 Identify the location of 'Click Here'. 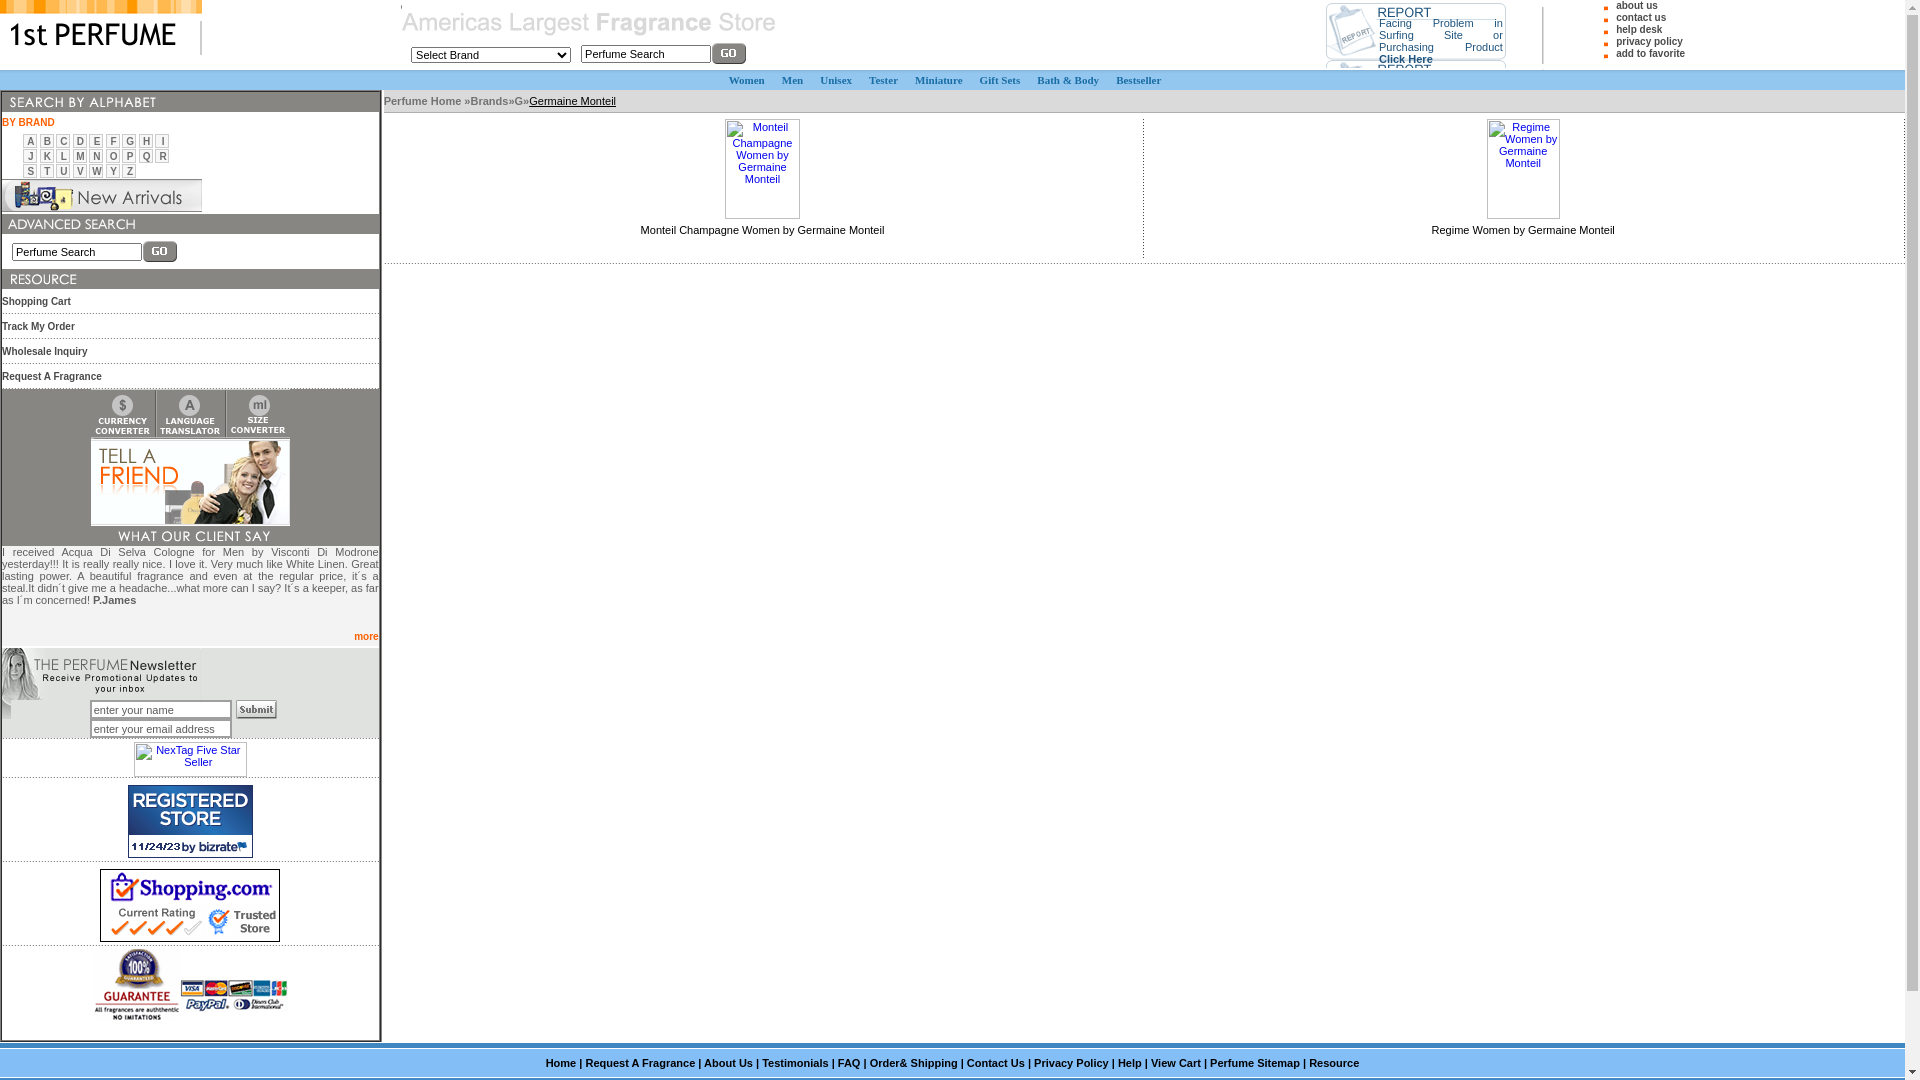
(1405, 56).